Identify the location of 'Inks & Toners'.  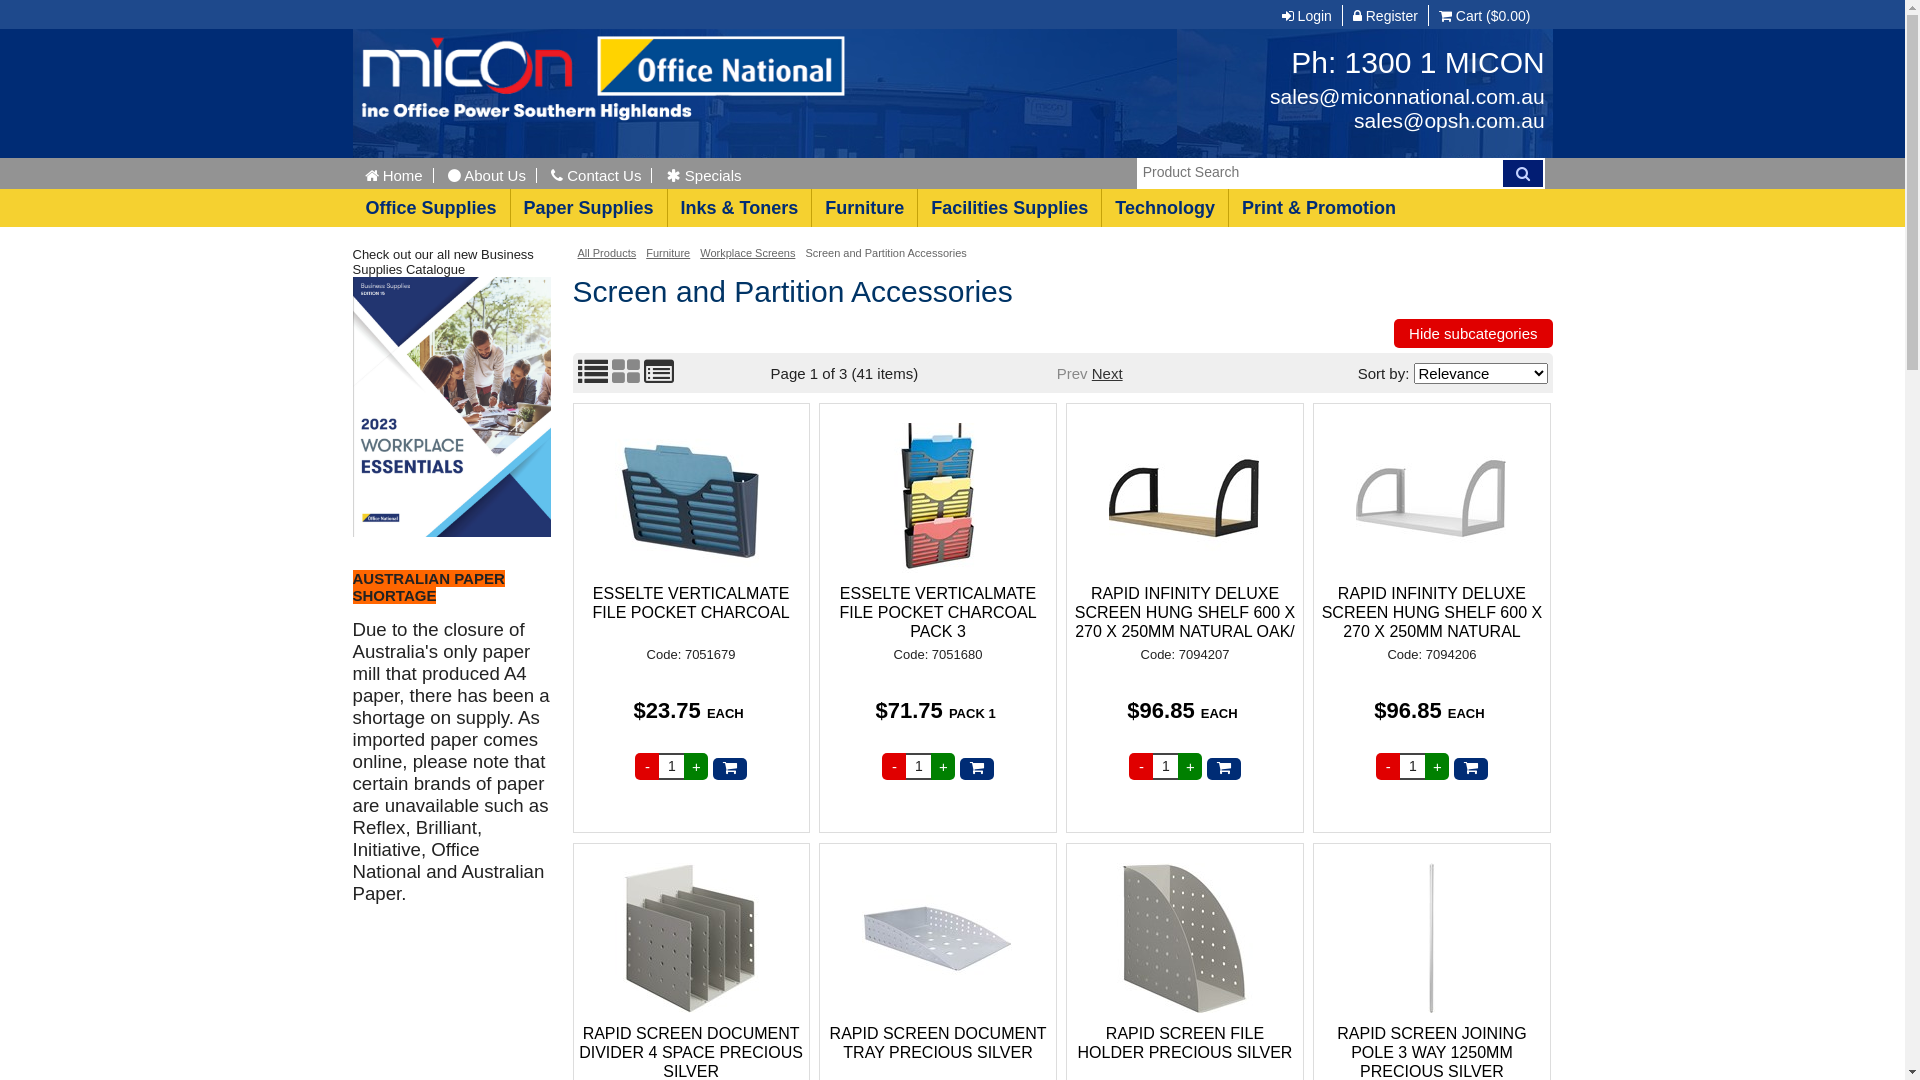
(738, 208).